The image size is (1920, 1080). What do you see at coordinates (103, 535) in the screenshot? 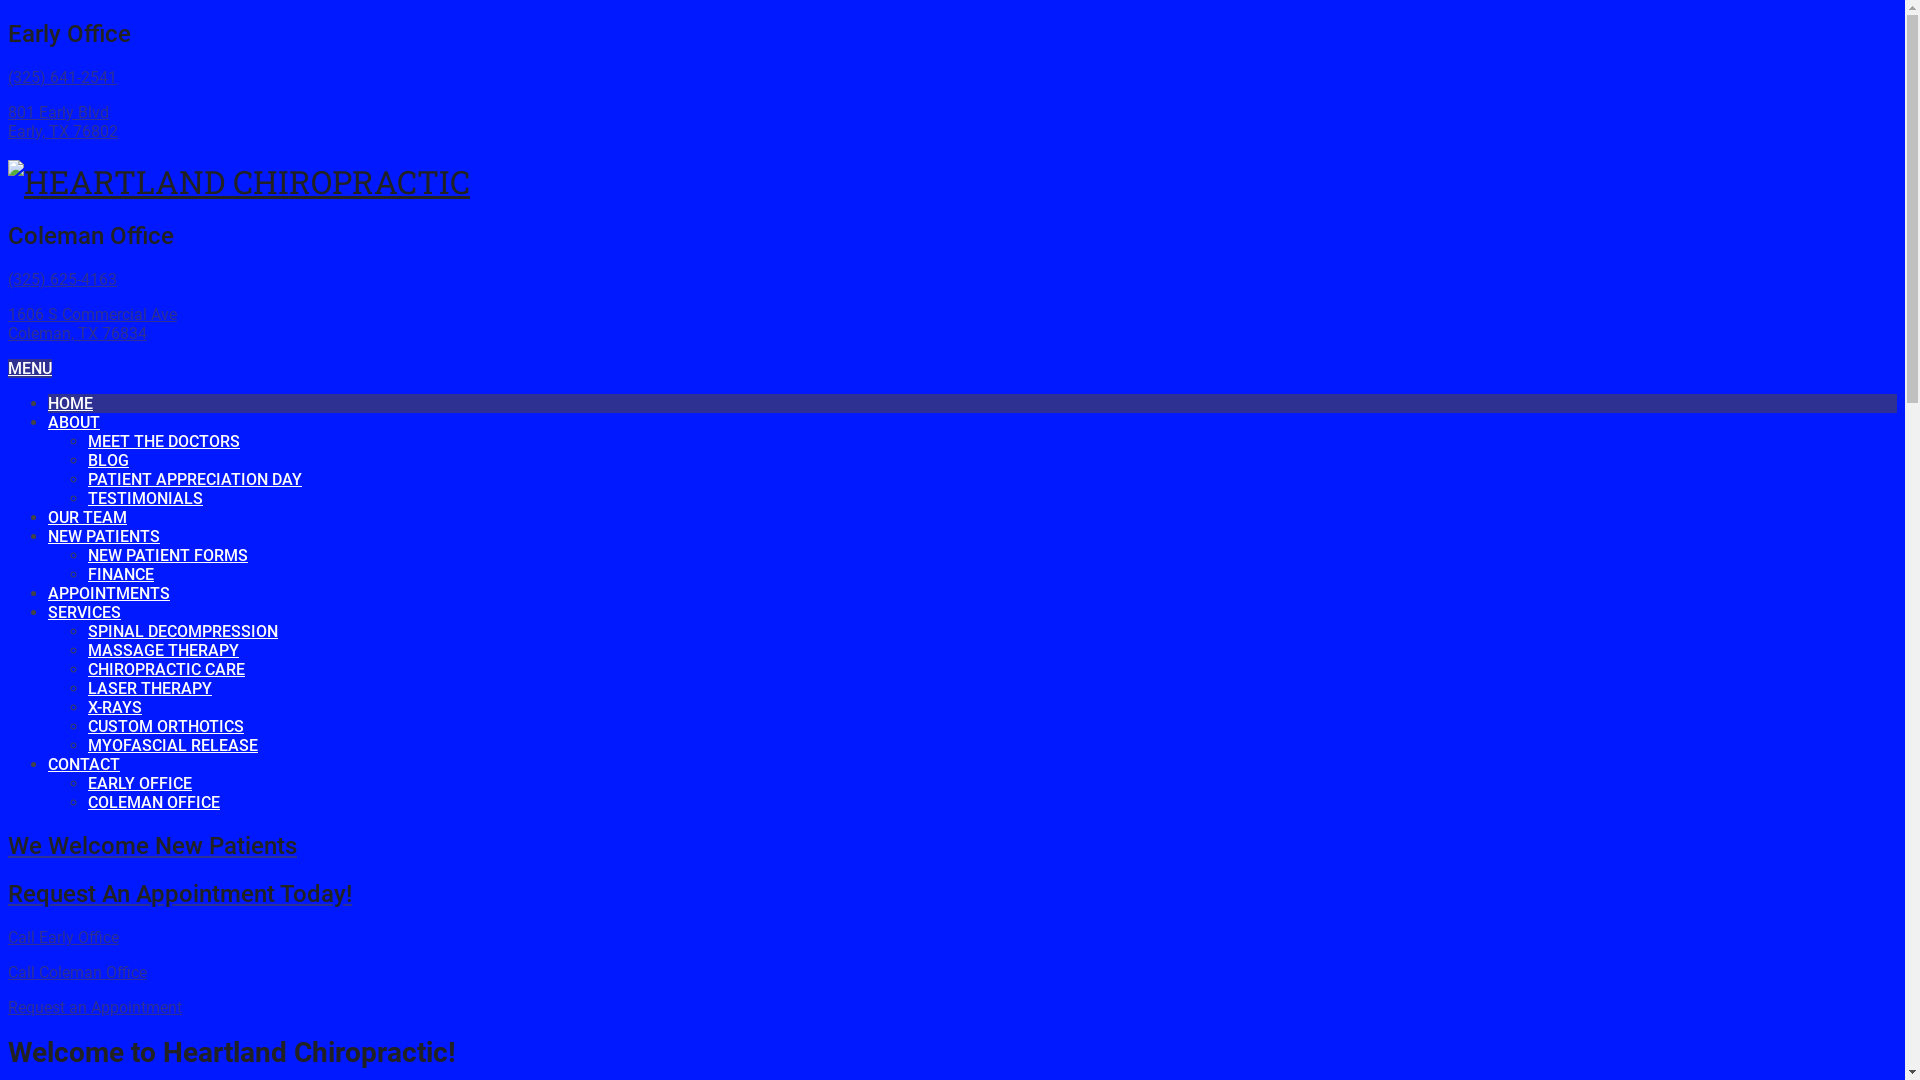
I see `'NEW PATIENTS'` at bounding box center [103, 535].